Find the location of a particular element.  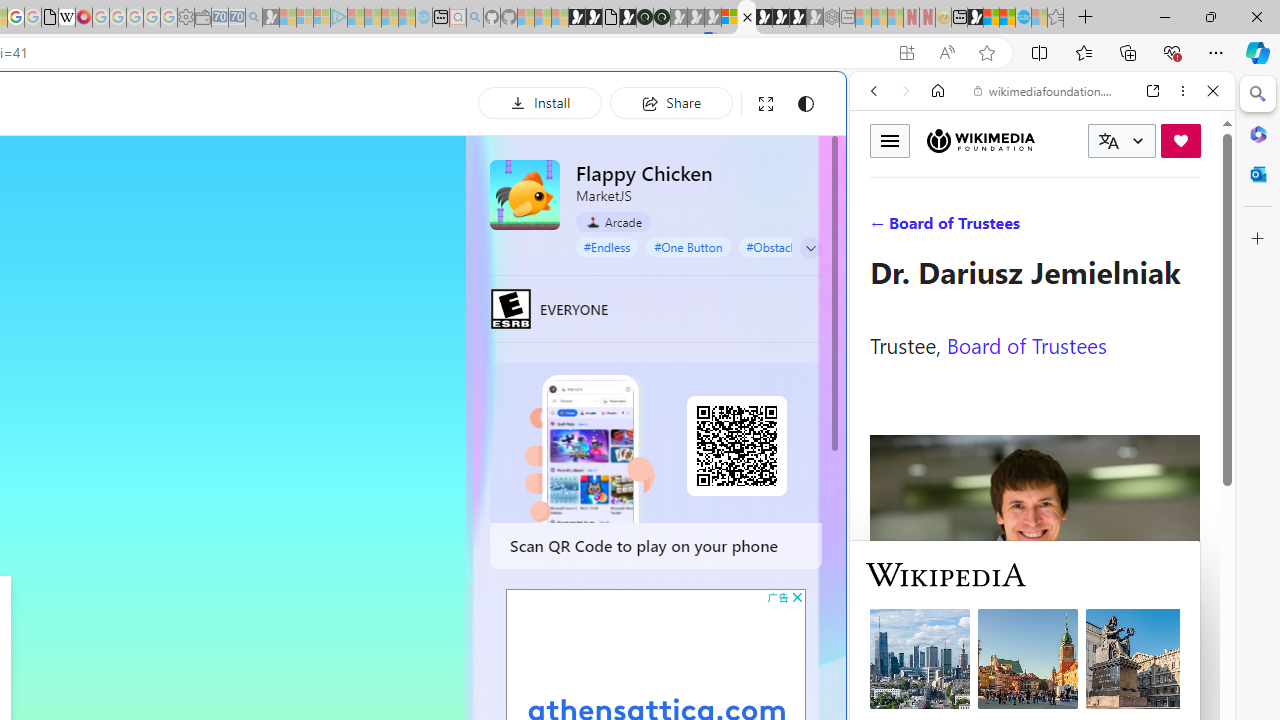

'Close split screen' is located at coordinates (844, 102).